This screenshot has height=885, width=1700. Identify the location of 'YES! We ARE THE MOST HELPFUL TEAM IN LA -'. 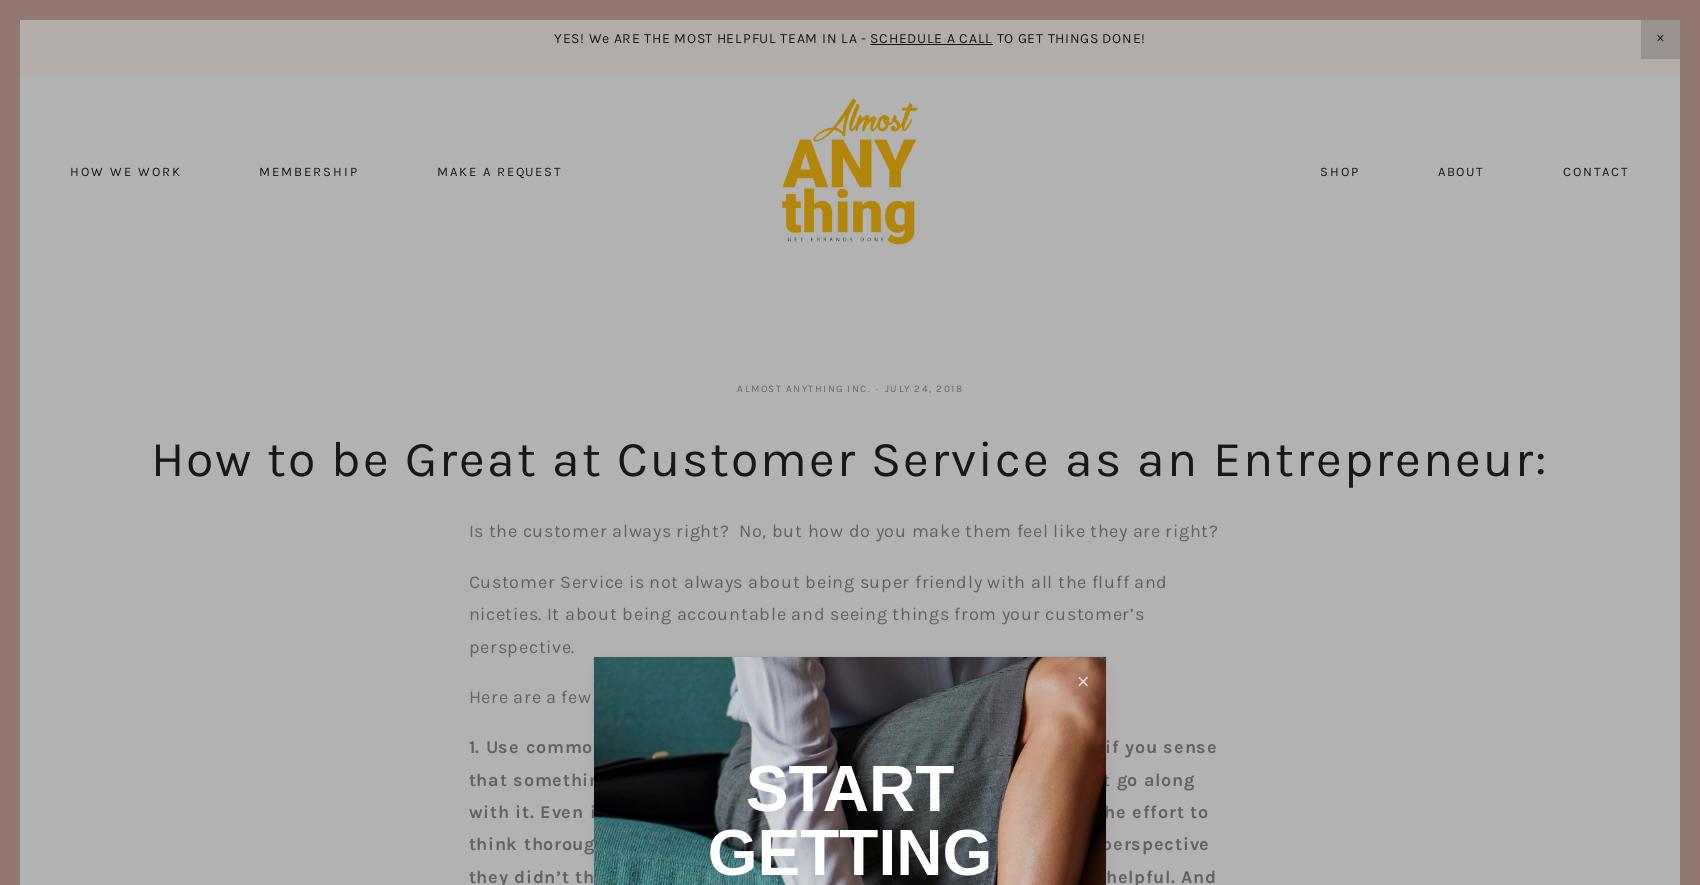
(711, 38).